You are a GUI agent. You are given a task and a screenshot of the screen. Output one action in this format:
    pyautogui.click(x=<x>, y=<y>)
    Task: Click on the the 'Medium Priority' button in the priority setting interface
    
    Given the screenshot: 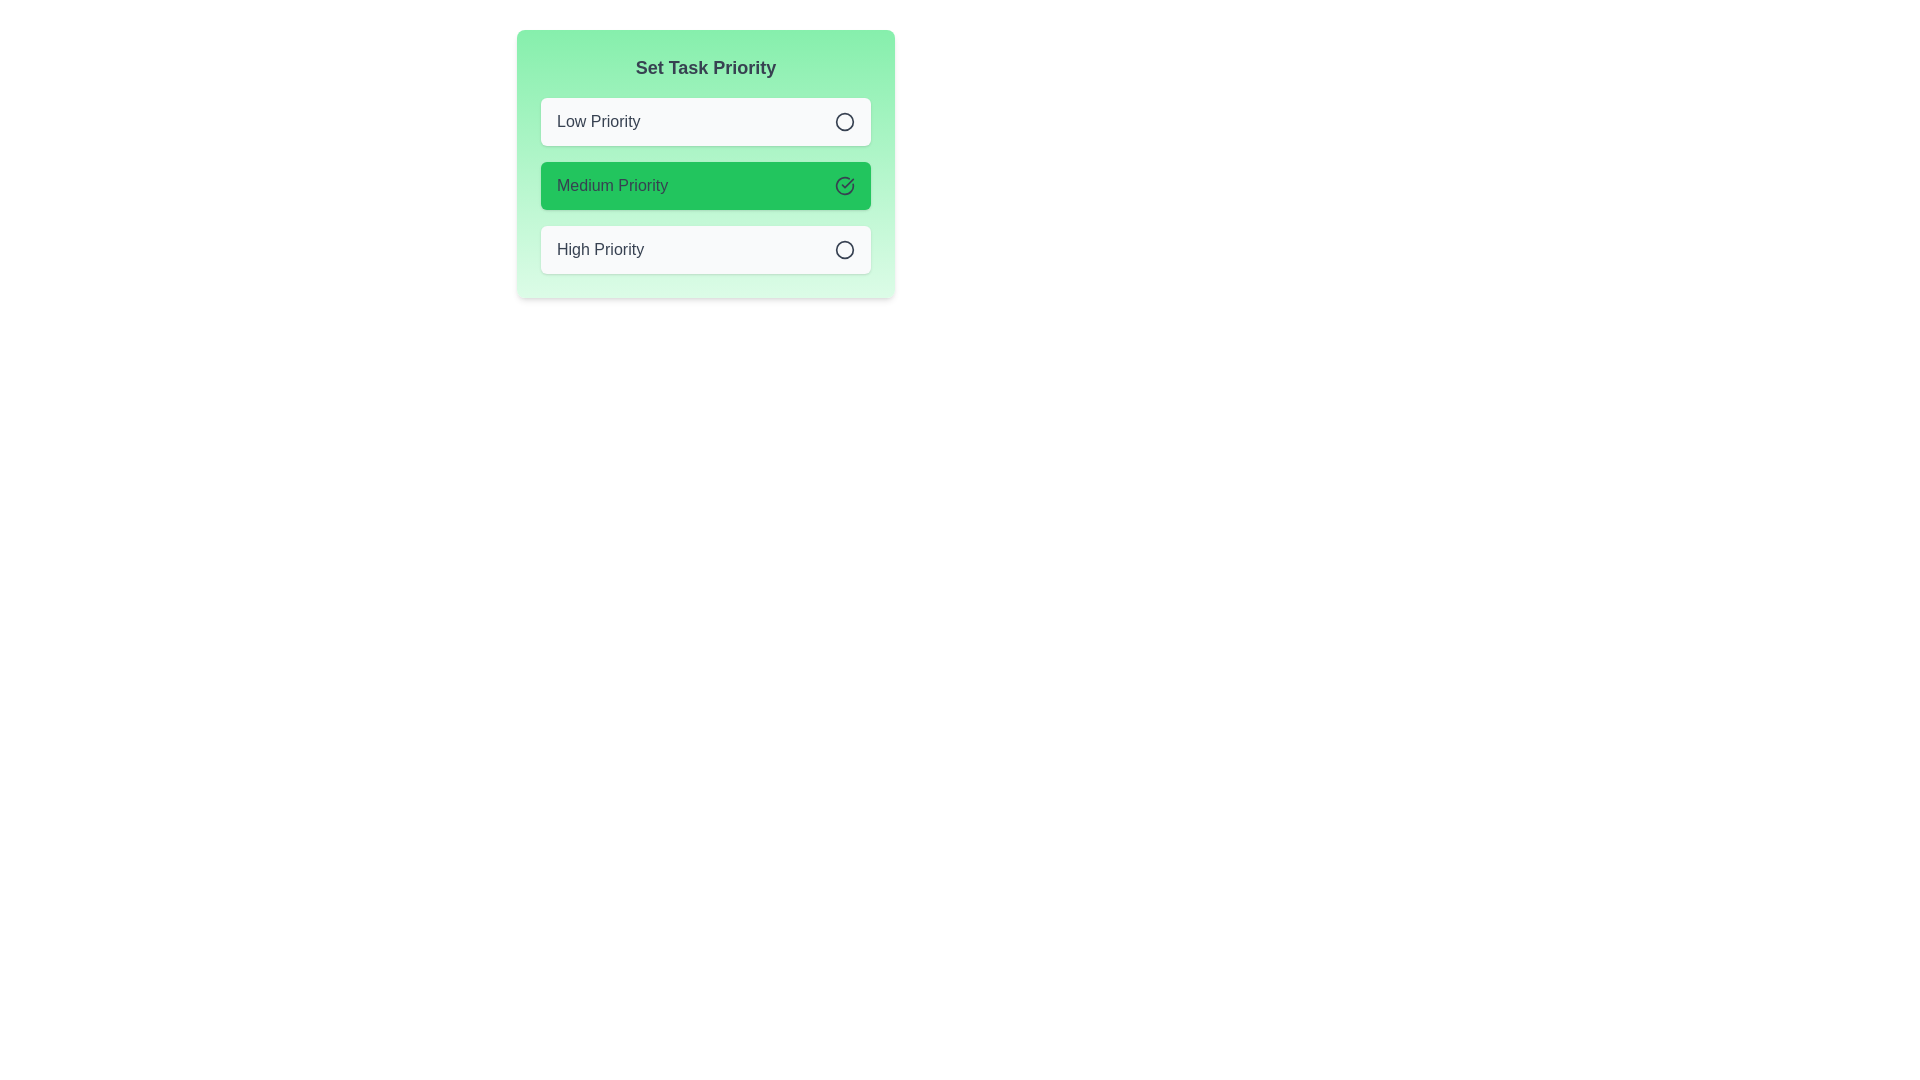 What is the action you would take?
    pyautogui.click(x=705, y=185)
    